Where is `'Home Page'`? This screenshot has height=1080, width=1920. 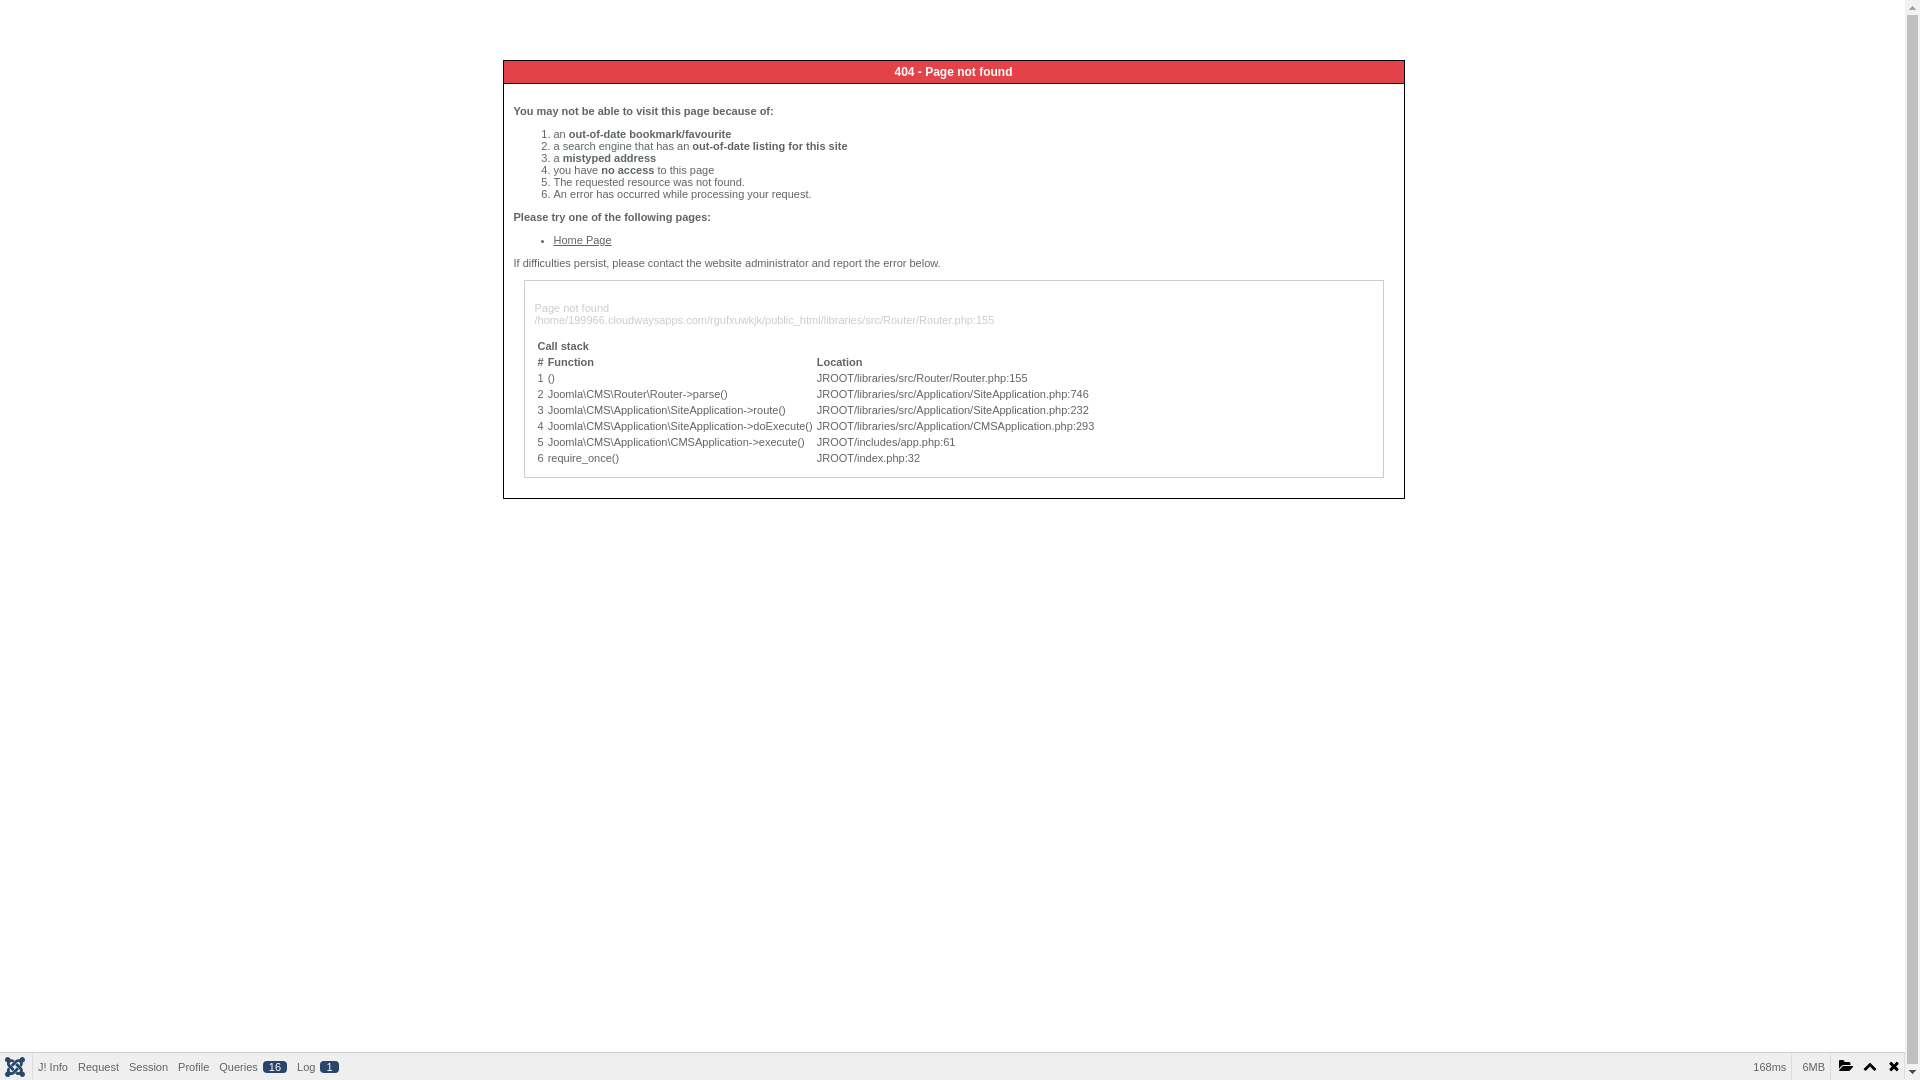 'Home Page' is located at coordinates (581, 238).